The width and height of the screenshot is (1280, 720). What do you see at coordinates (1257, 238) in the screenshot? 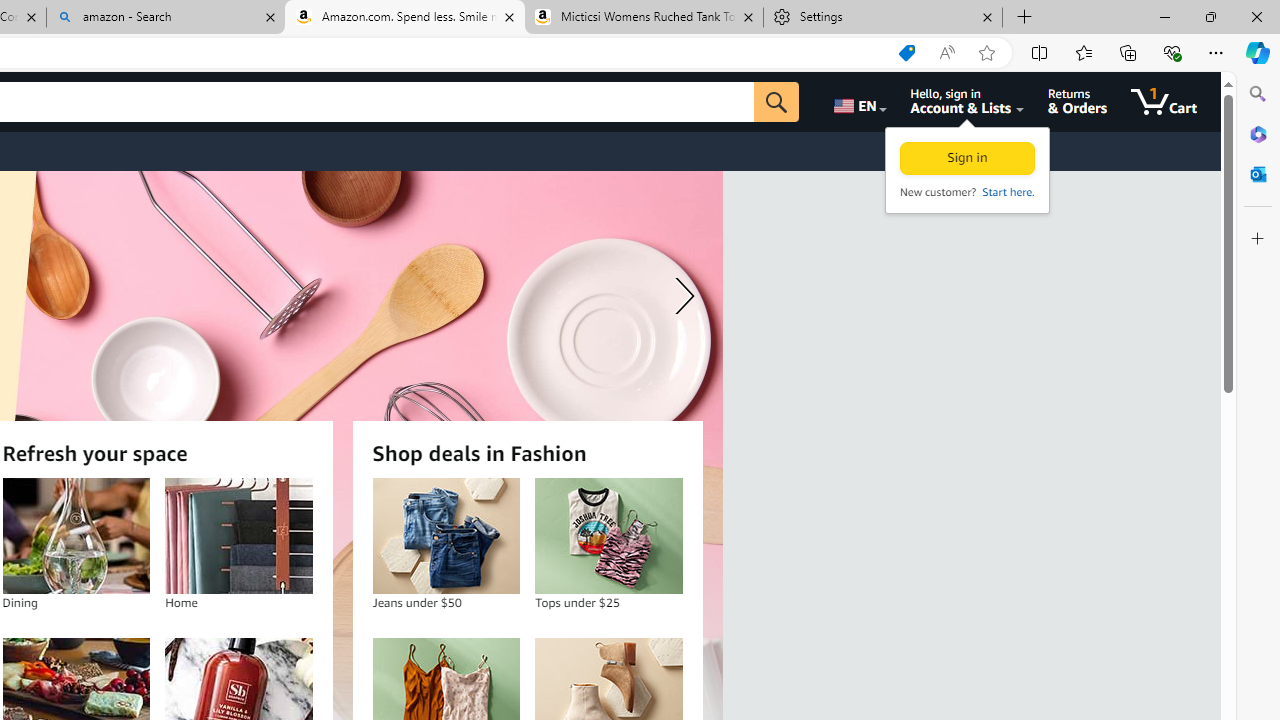
I see `'Customize'` at bounding box center [1257, 238].